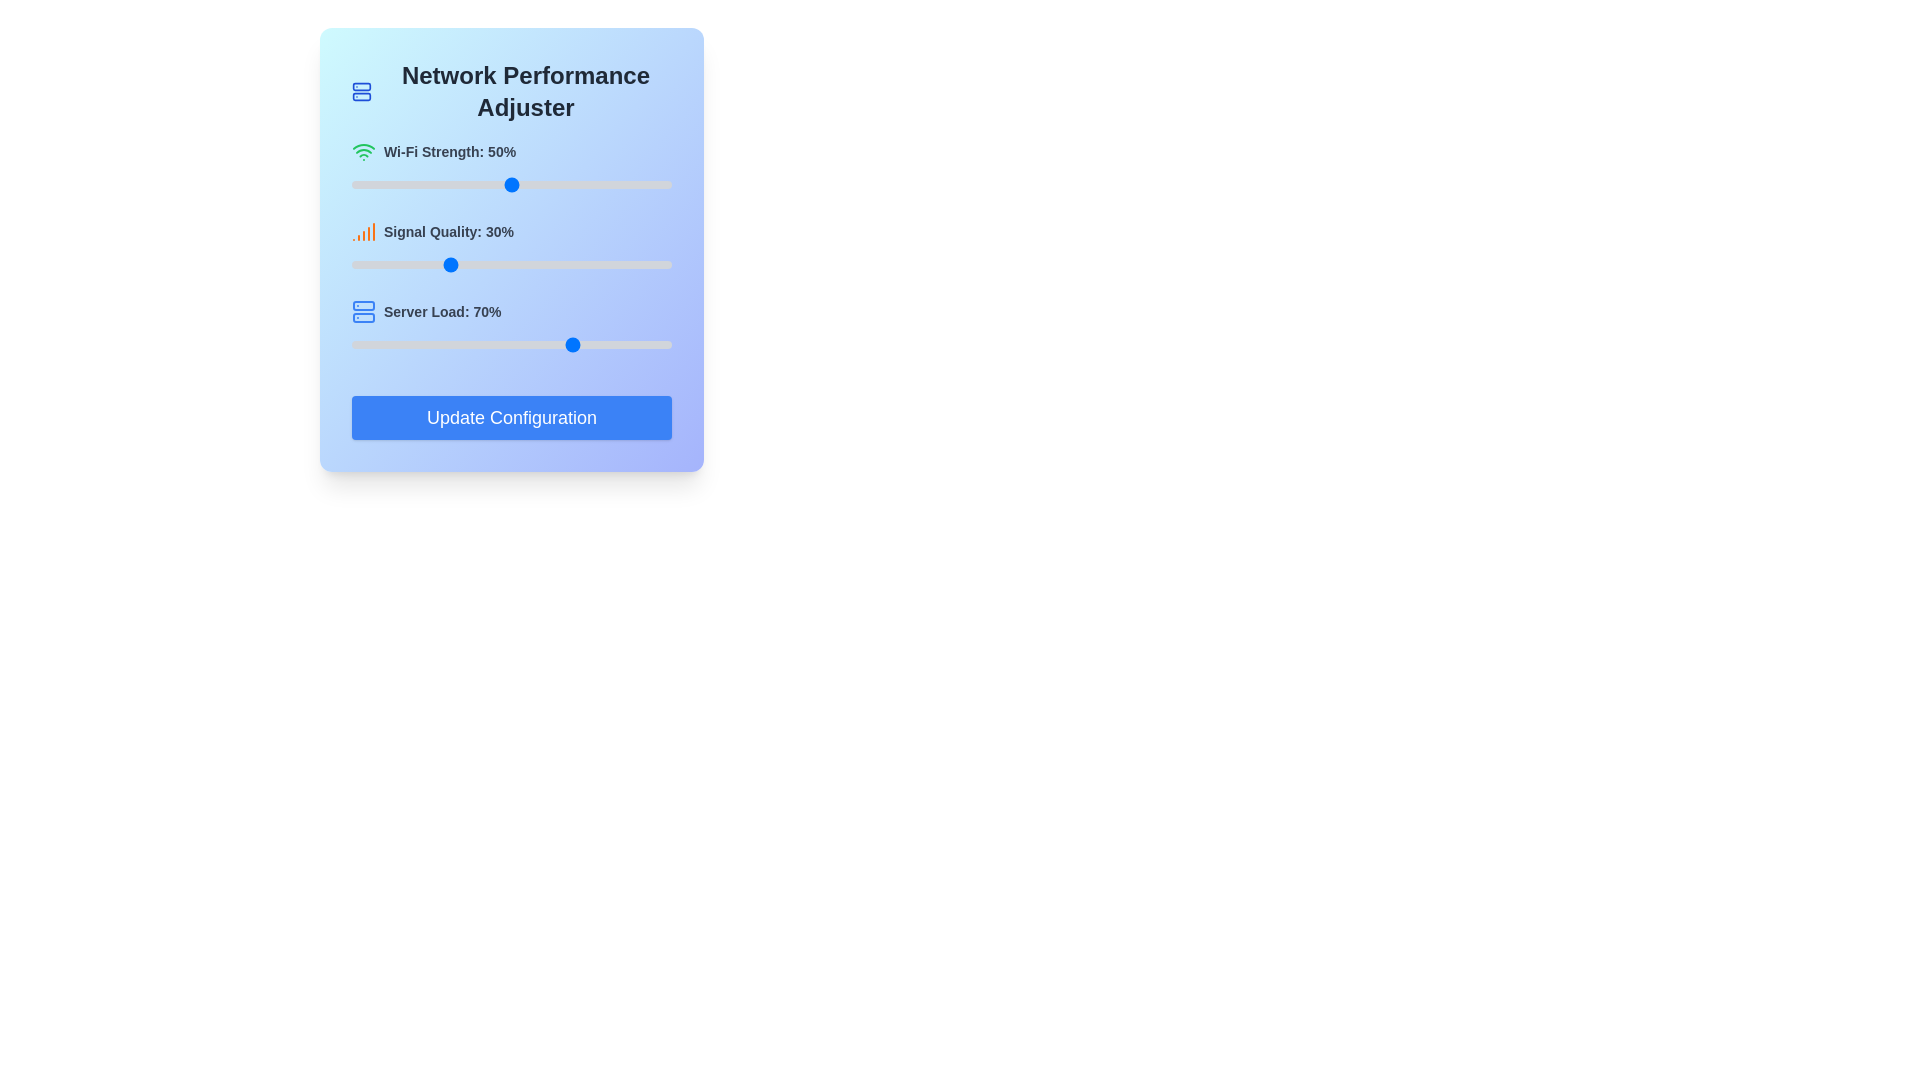 The image size is (1920, 1080). Describe the element at coordinates (512, 343) in the screenshot. I see `the Range slider used to adjust the 'Server Load' setting, currently set to 70%, located in the 'Network Performance Adjuster' card` at that location.